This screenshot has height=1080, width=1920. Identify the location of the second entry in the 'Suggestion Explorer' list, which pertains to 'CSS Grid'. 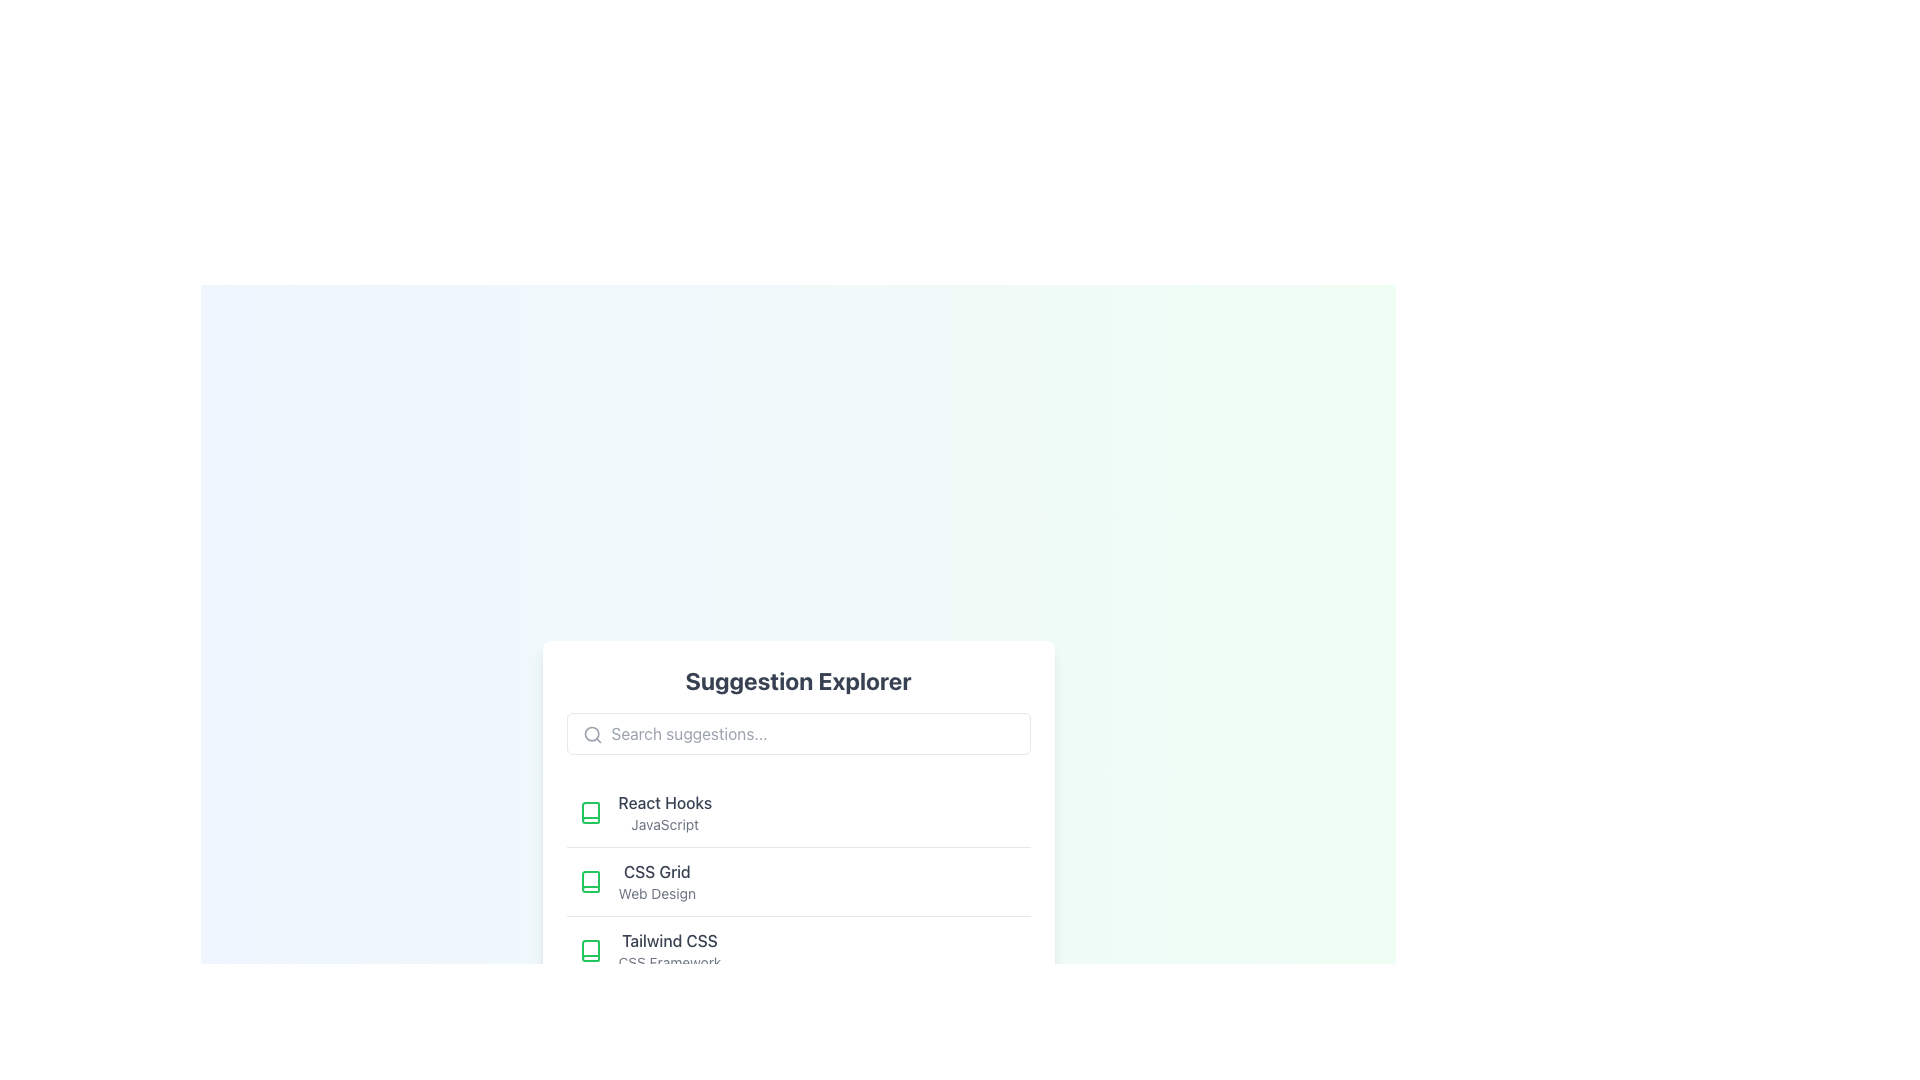
(797, 881).